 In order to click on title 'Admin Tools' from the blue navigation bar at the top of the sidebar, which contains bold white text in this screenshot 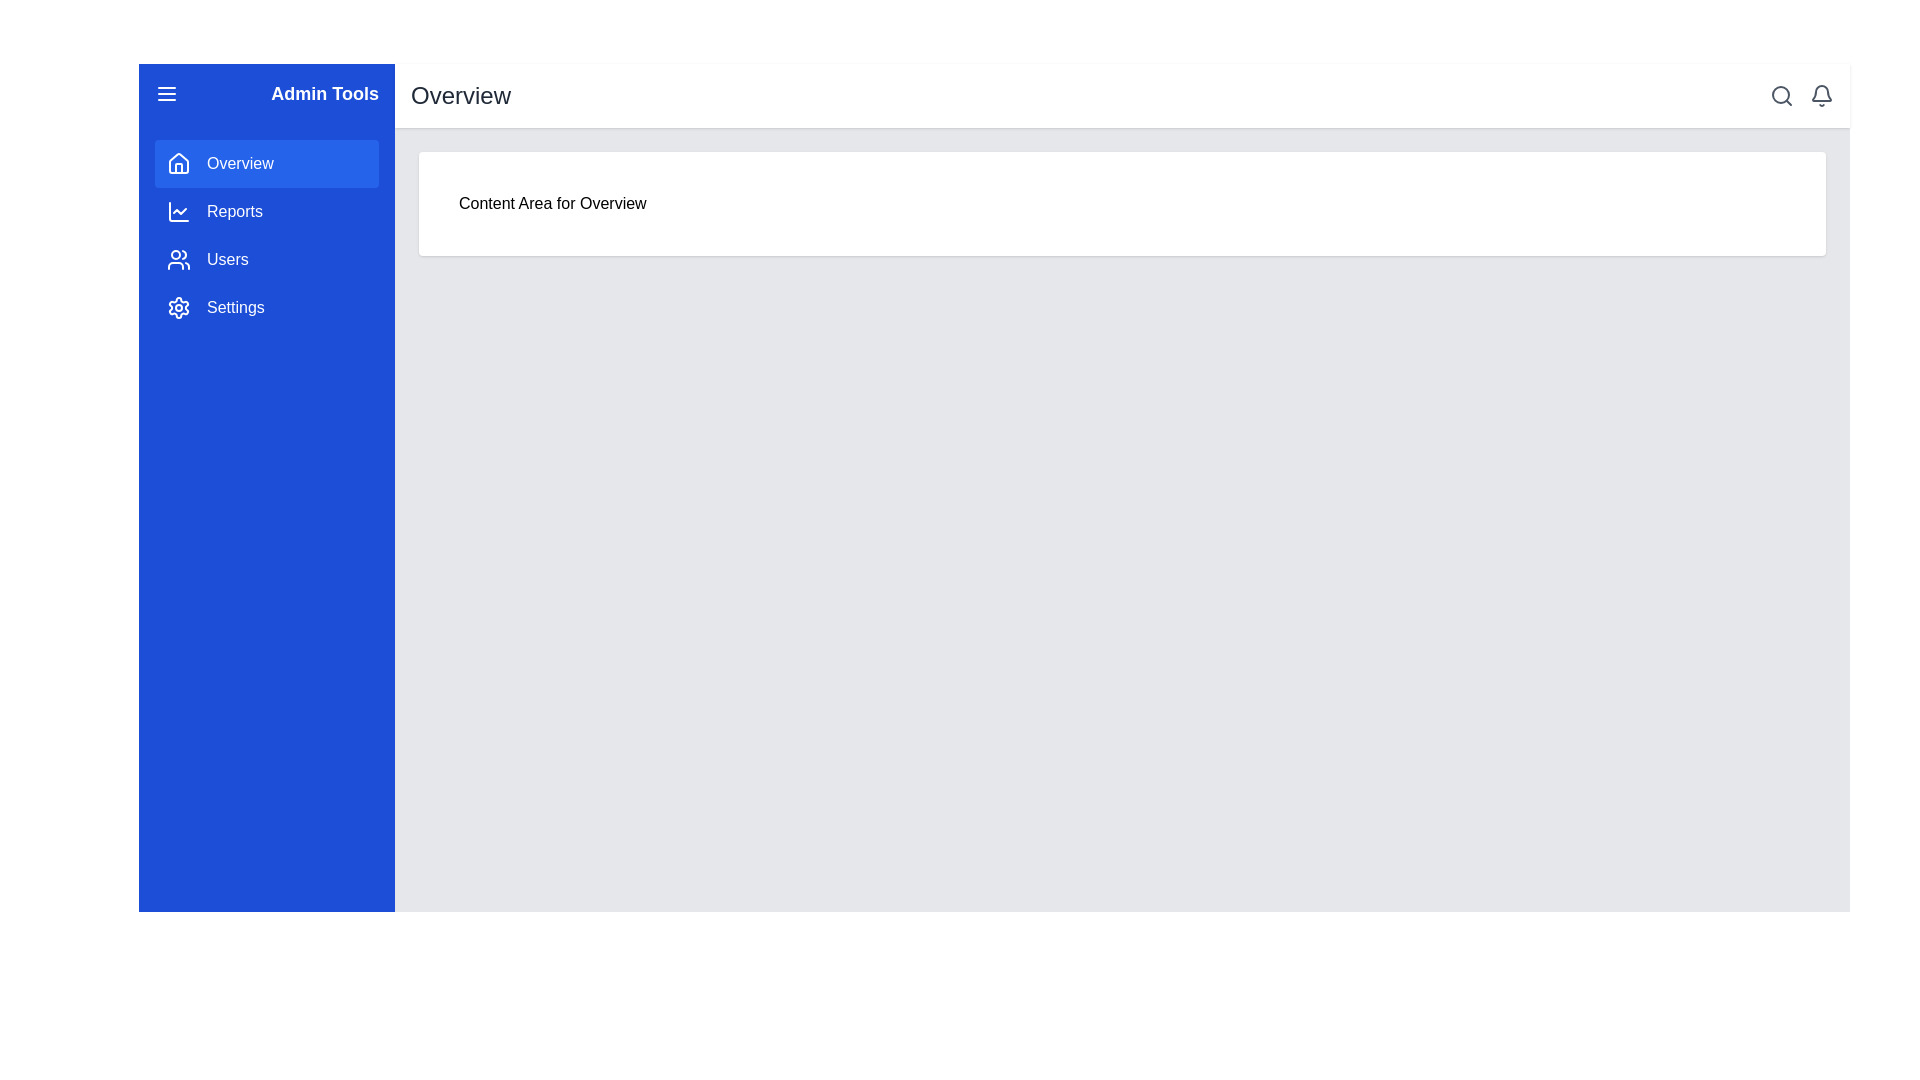, I will do `click(266, 93)`.